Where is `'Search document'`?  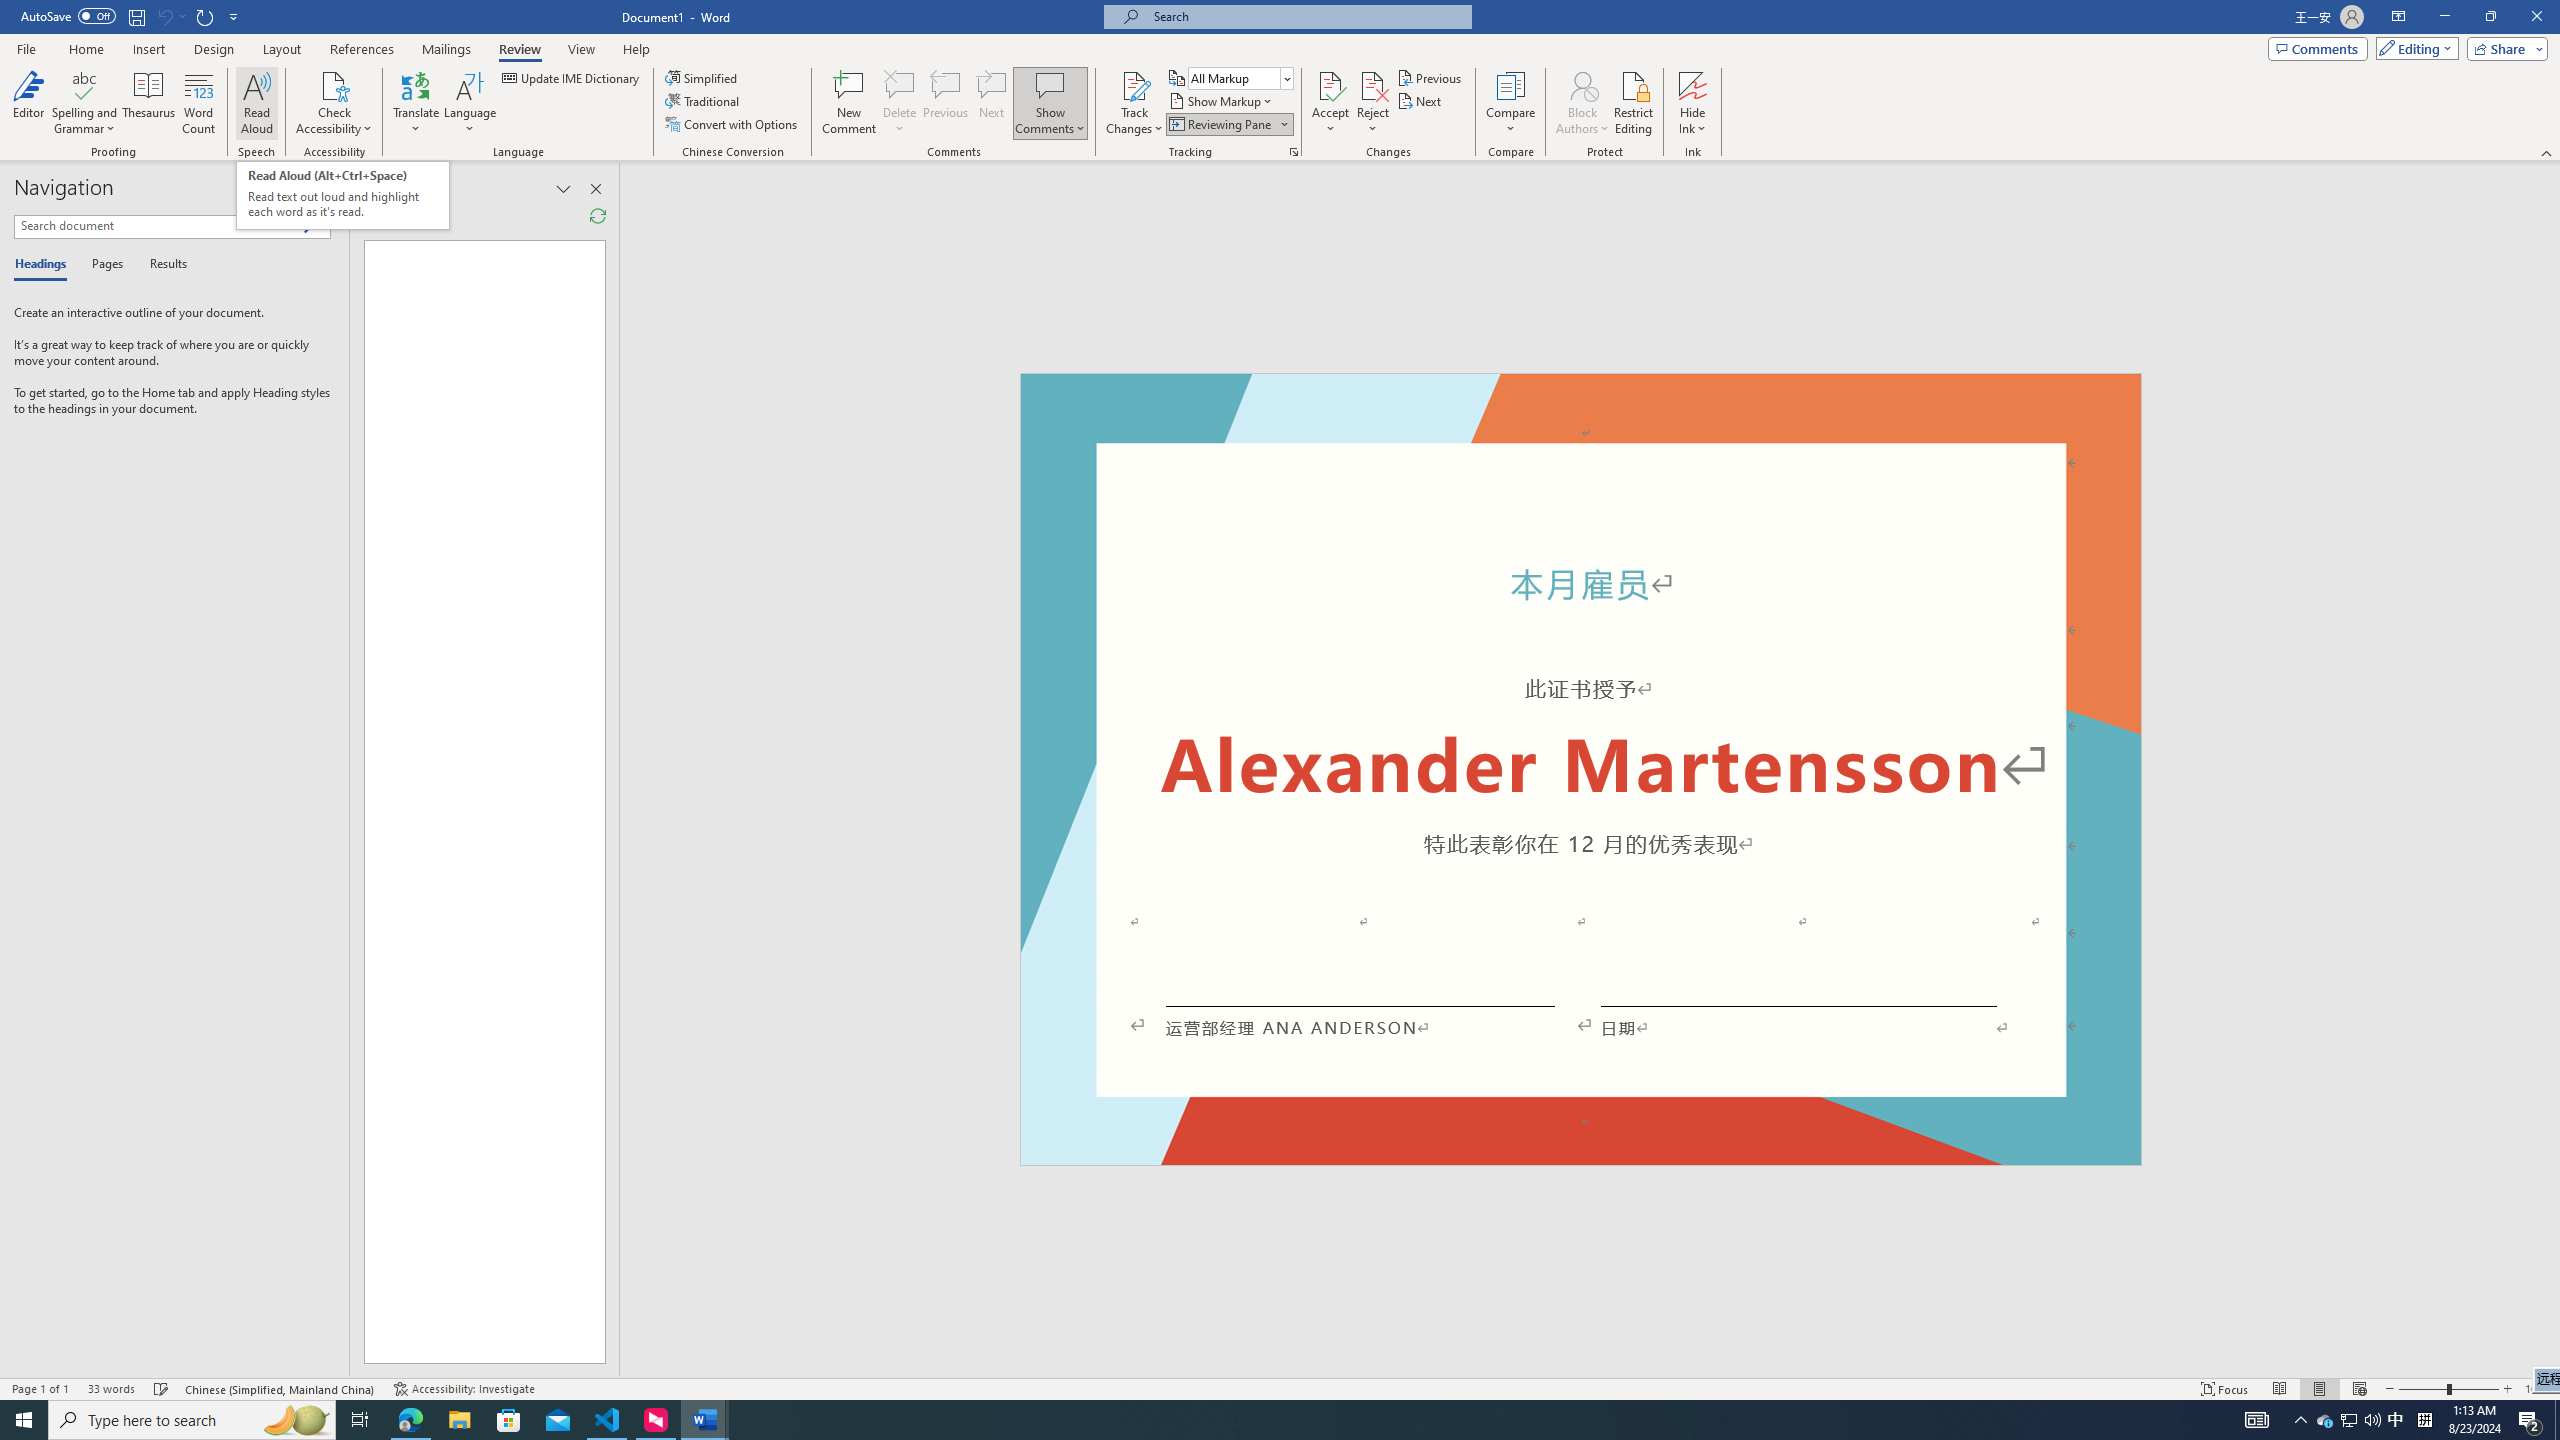 'Search document' is located at coordinates (158, 225).